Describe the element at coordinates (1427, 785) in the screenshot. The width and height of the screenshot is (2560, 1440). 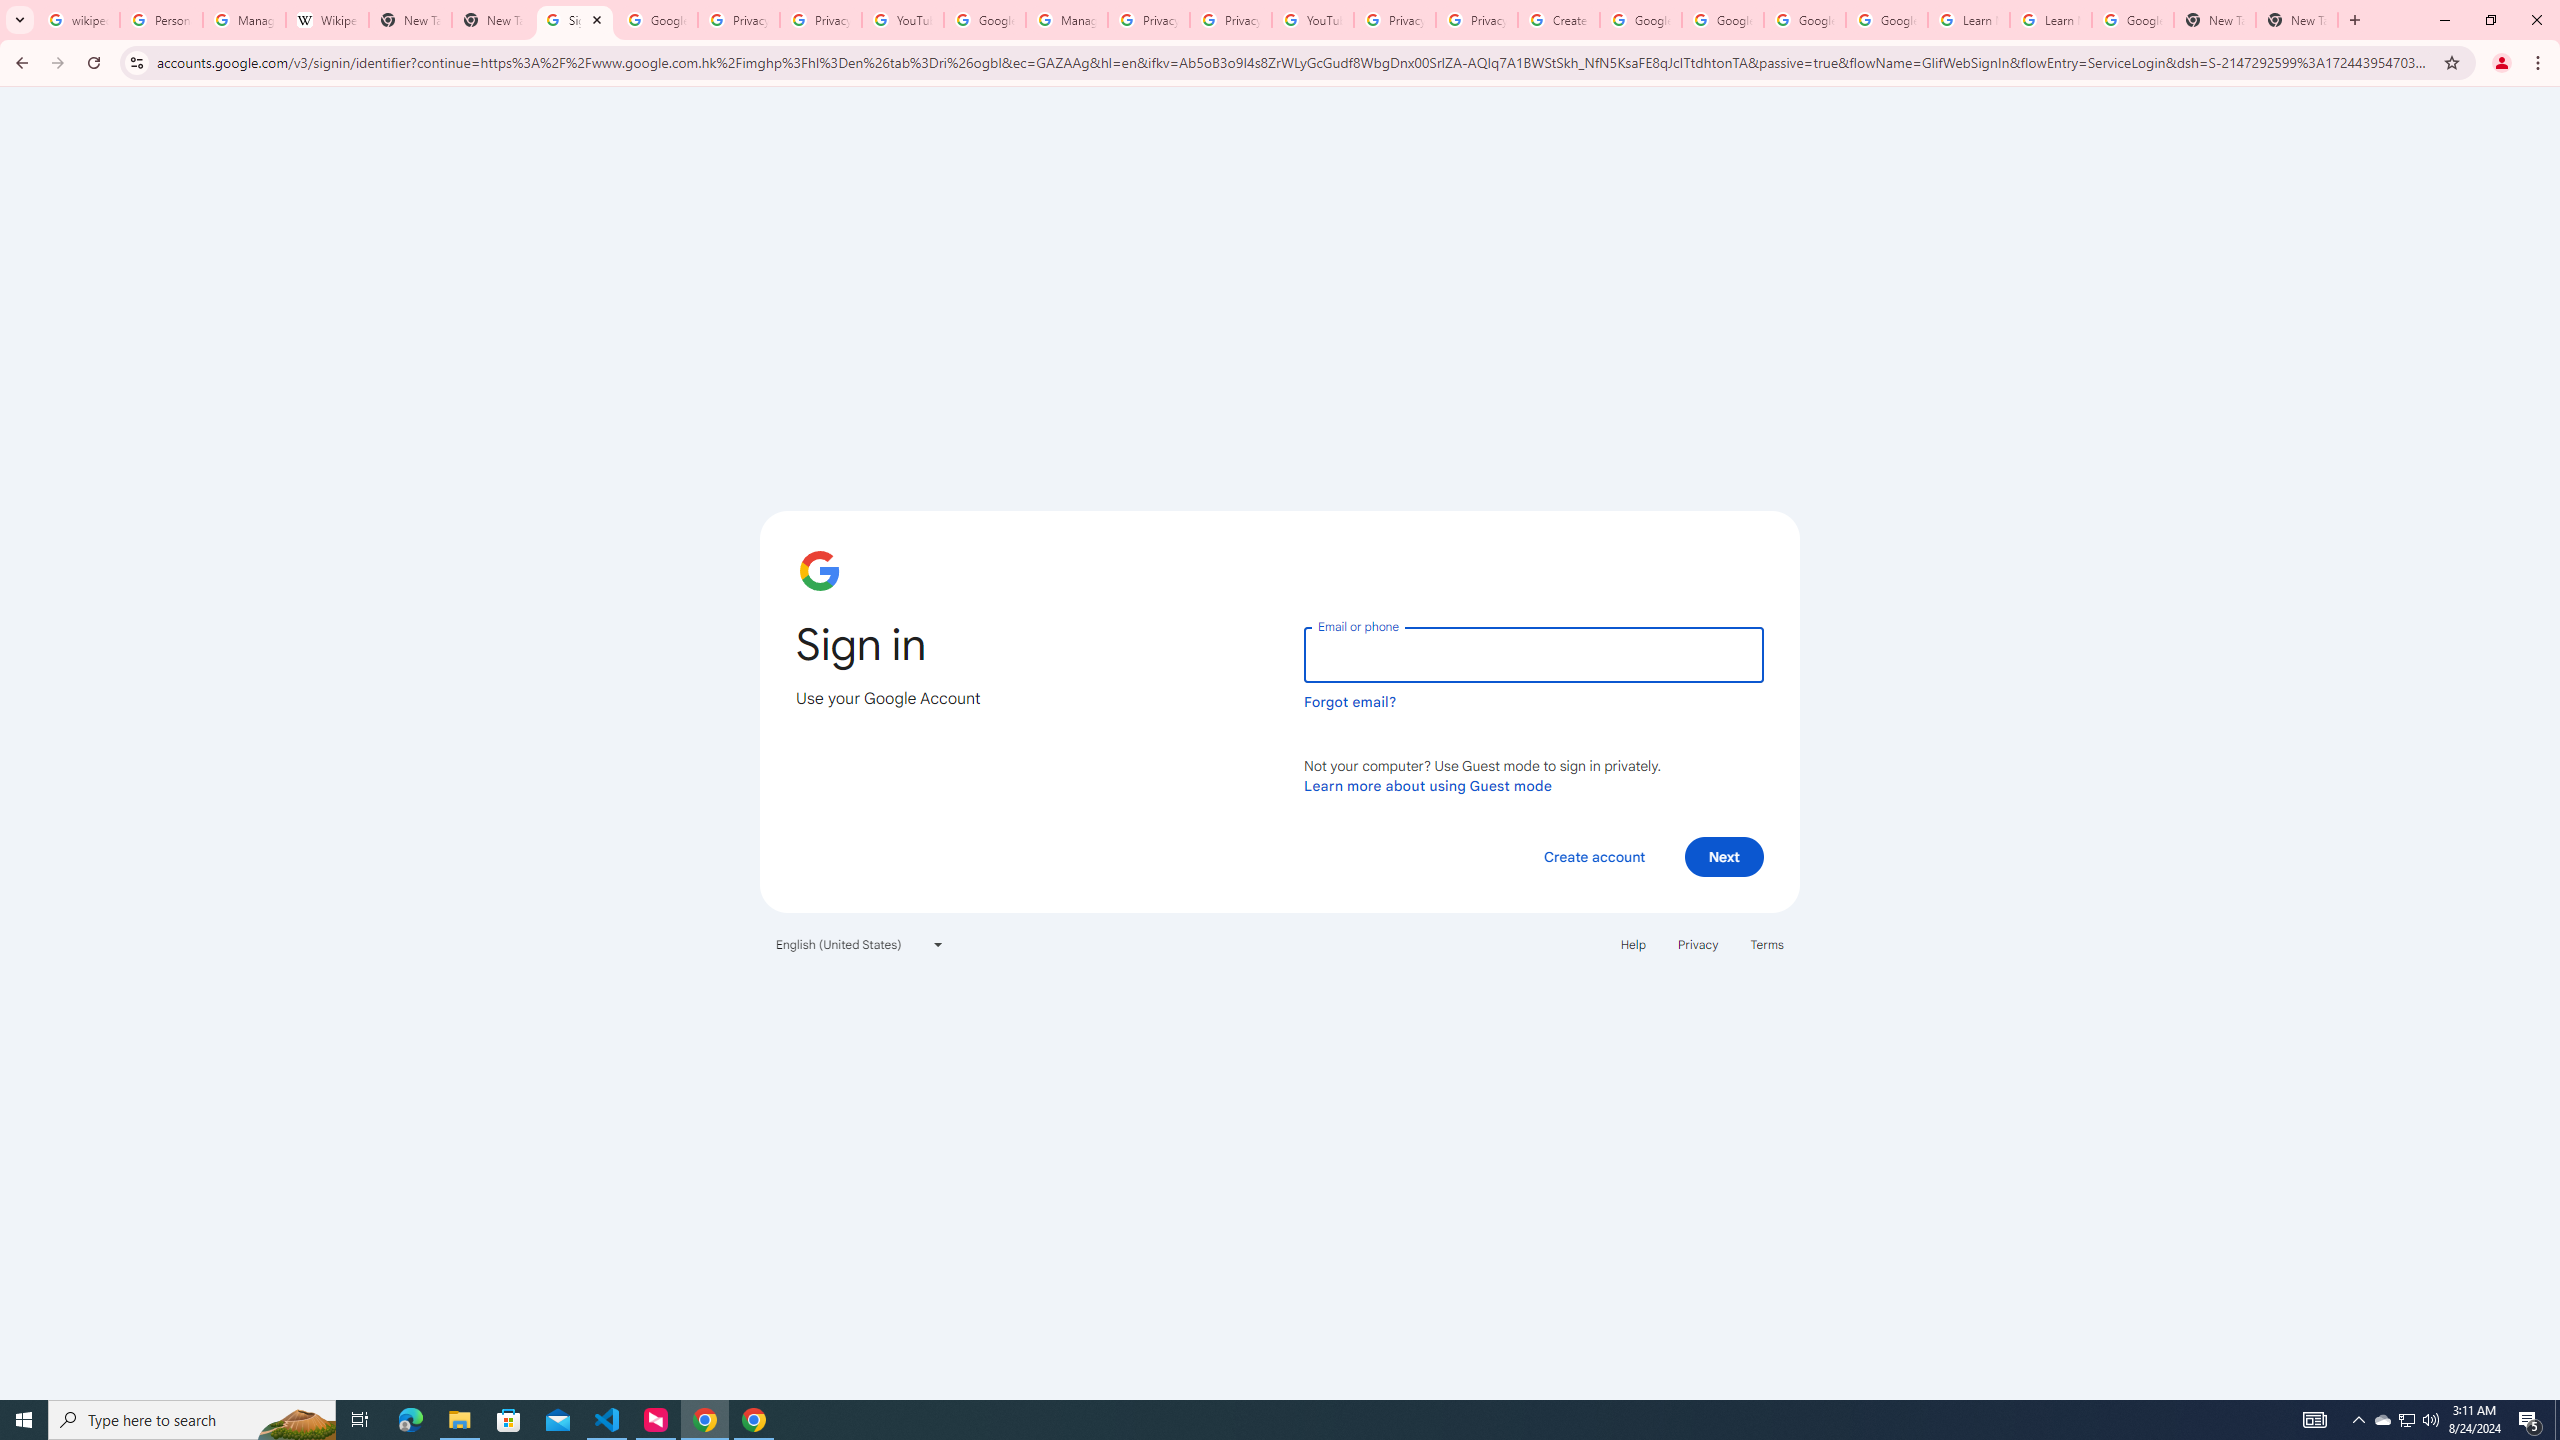
I see `'Learn more about using Guest mode'` at that location.